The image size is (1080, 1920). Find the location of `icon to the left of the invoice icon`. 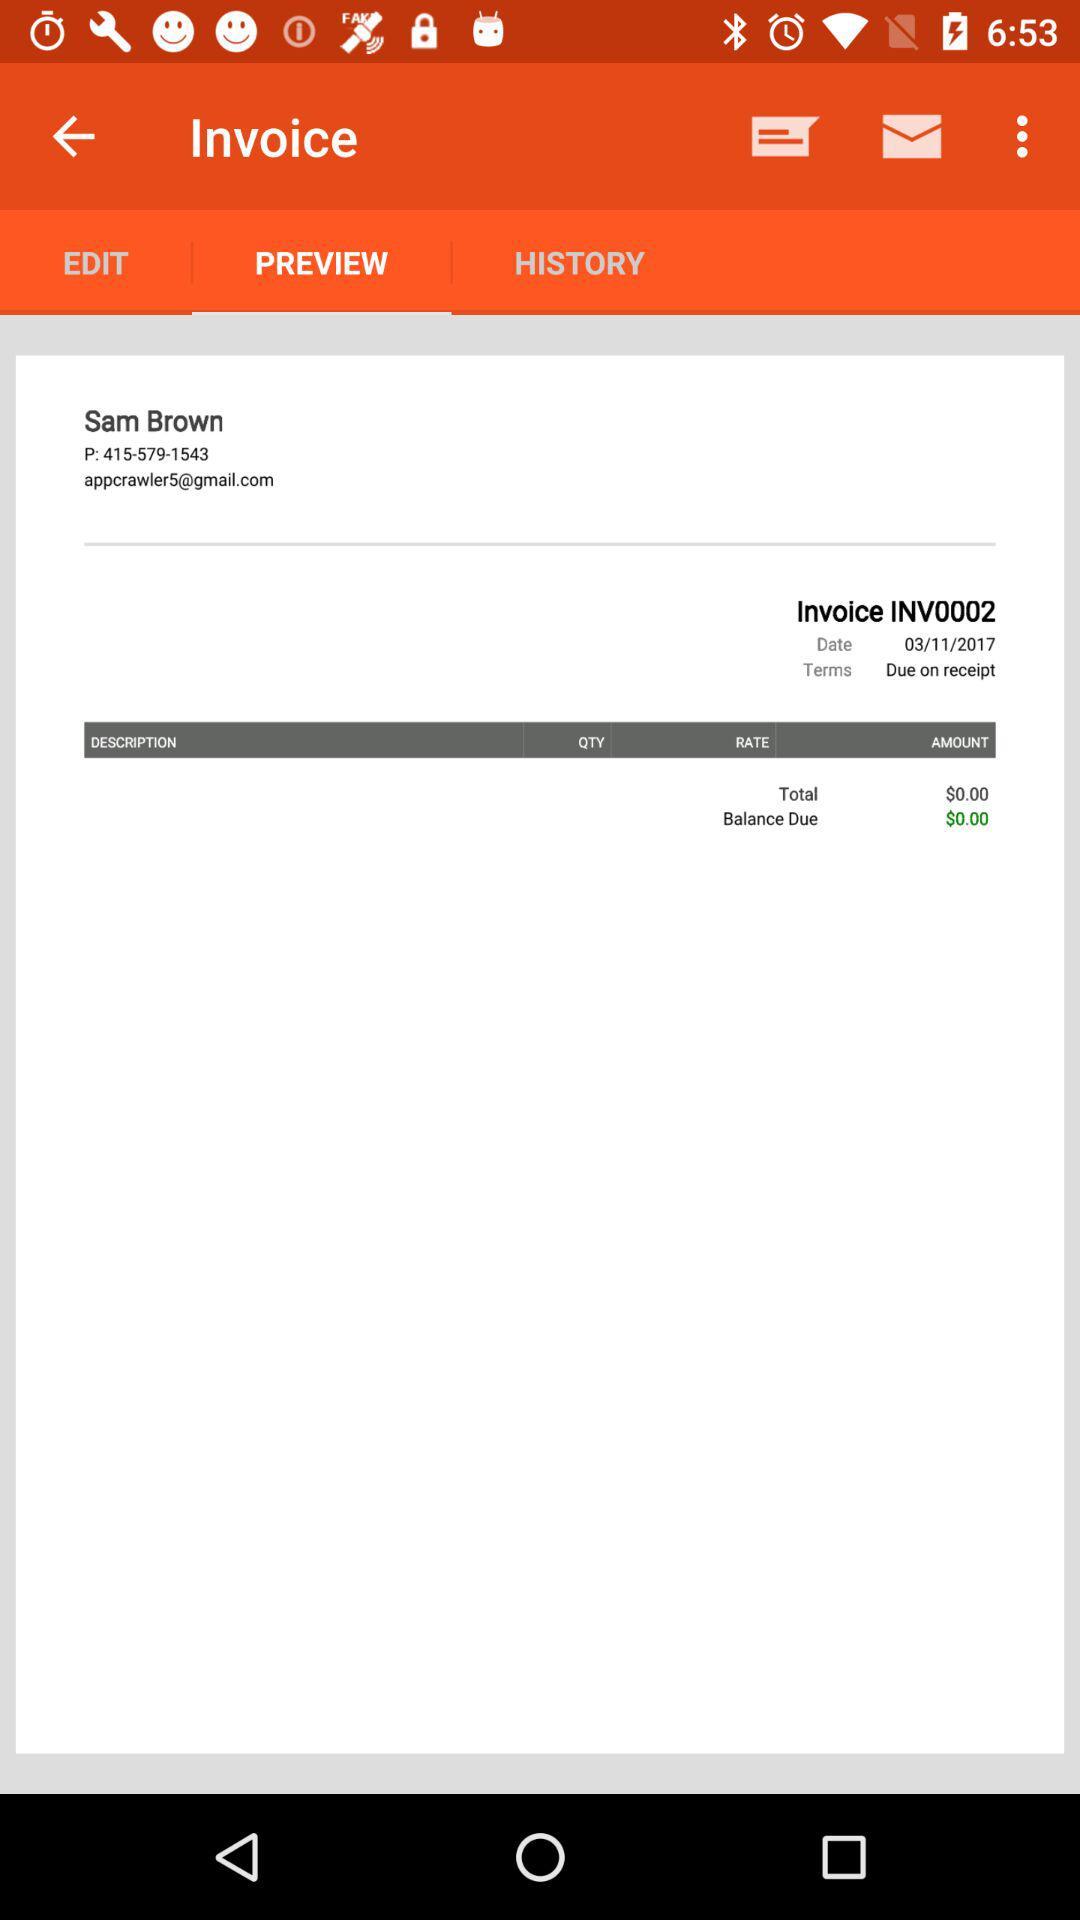

icon to the left of the invoice icon is located at coordinates (72, 135).